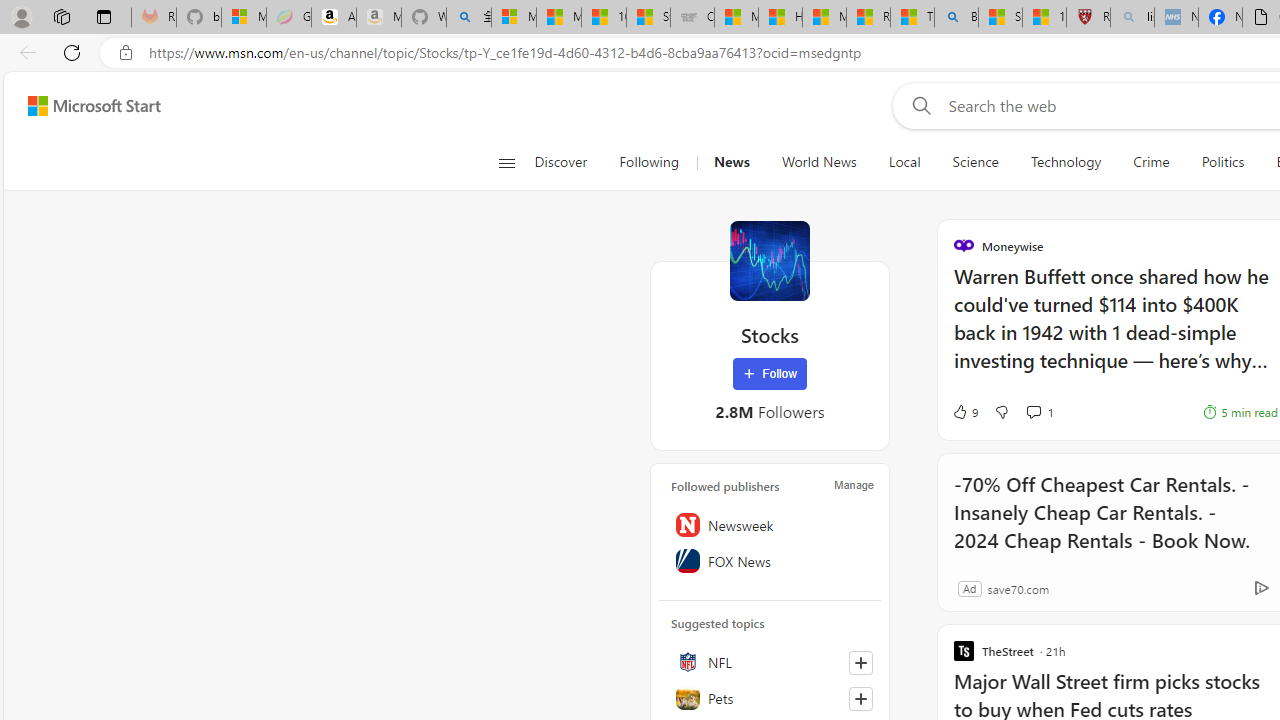 The image size is (1280, 720). What do you see at coordinates (975, 162) in the screenshot?
I see `'Science'` at bounding box center [975, 162].